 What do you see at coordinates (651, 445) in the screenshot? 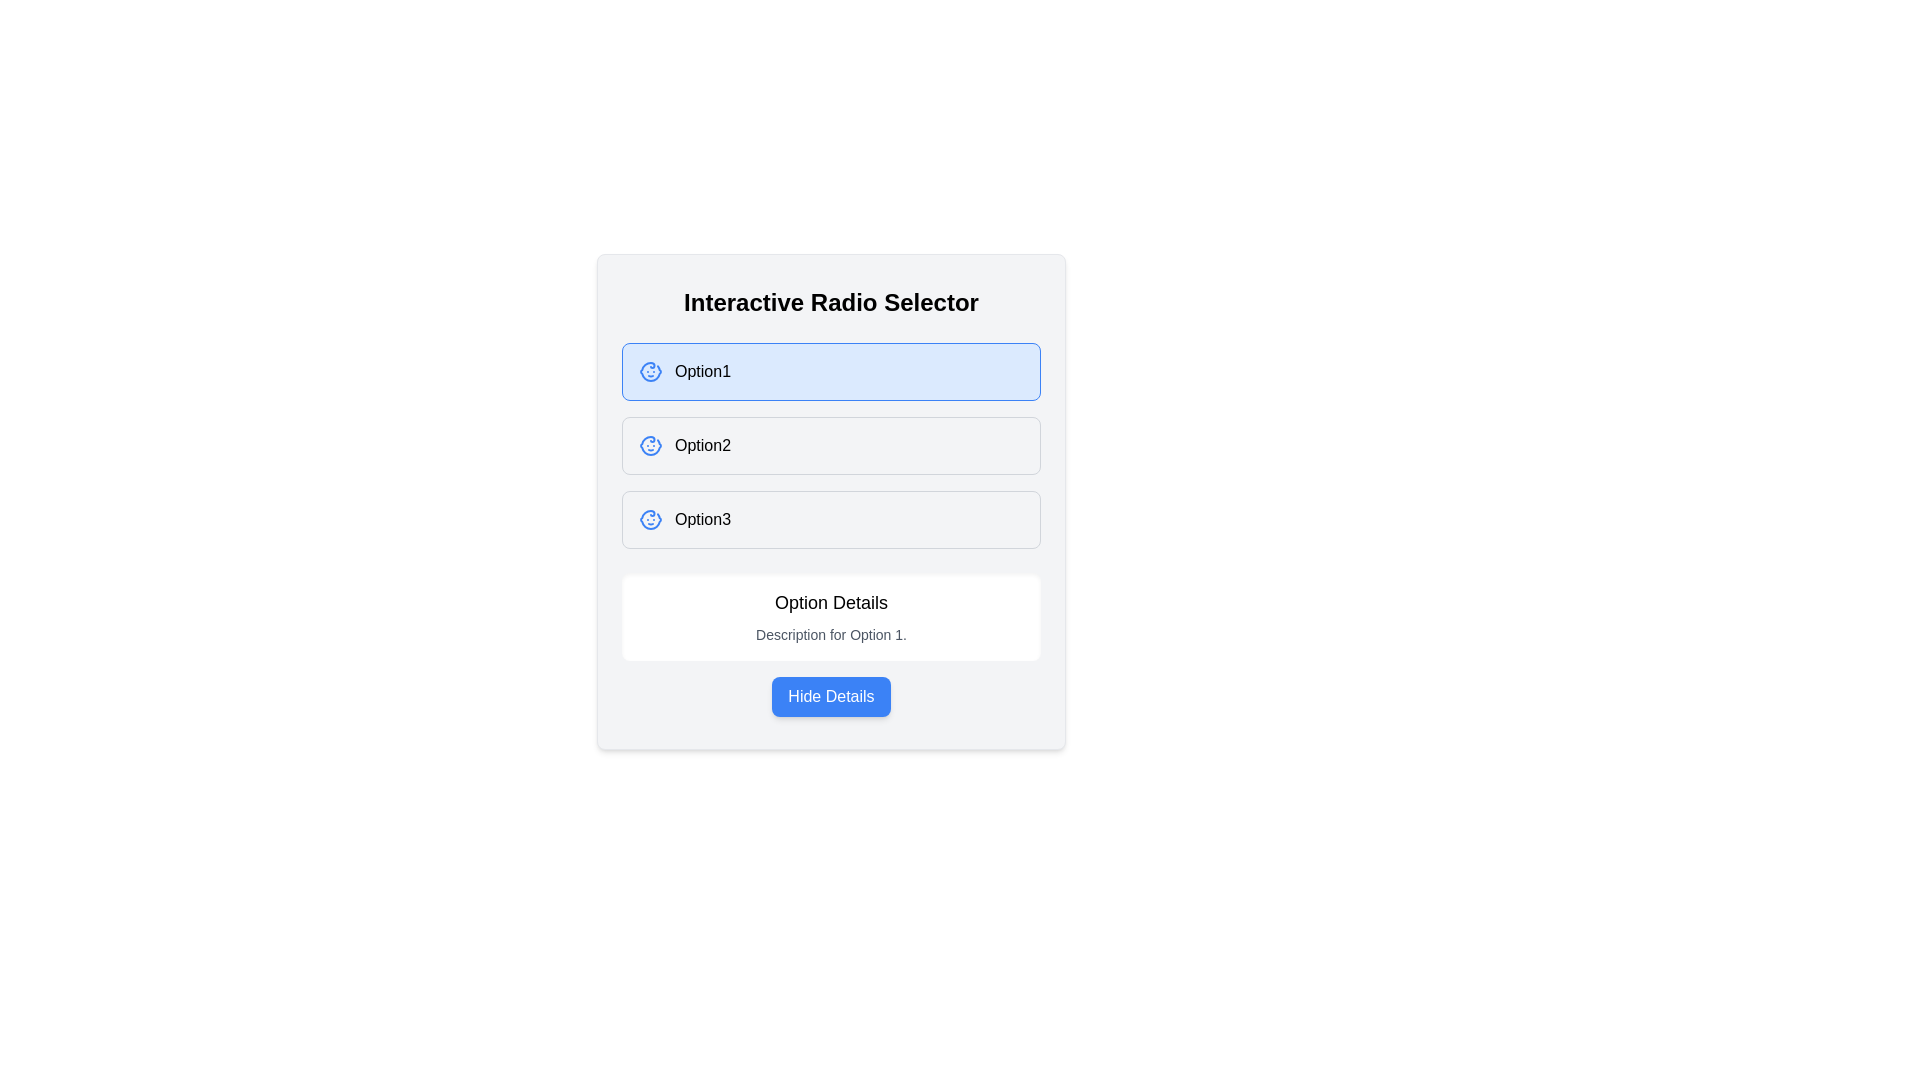
I see `the baby face icon located to the left of the text 'Option2' in the list of radio buttons` at bounding box center [651, 445].